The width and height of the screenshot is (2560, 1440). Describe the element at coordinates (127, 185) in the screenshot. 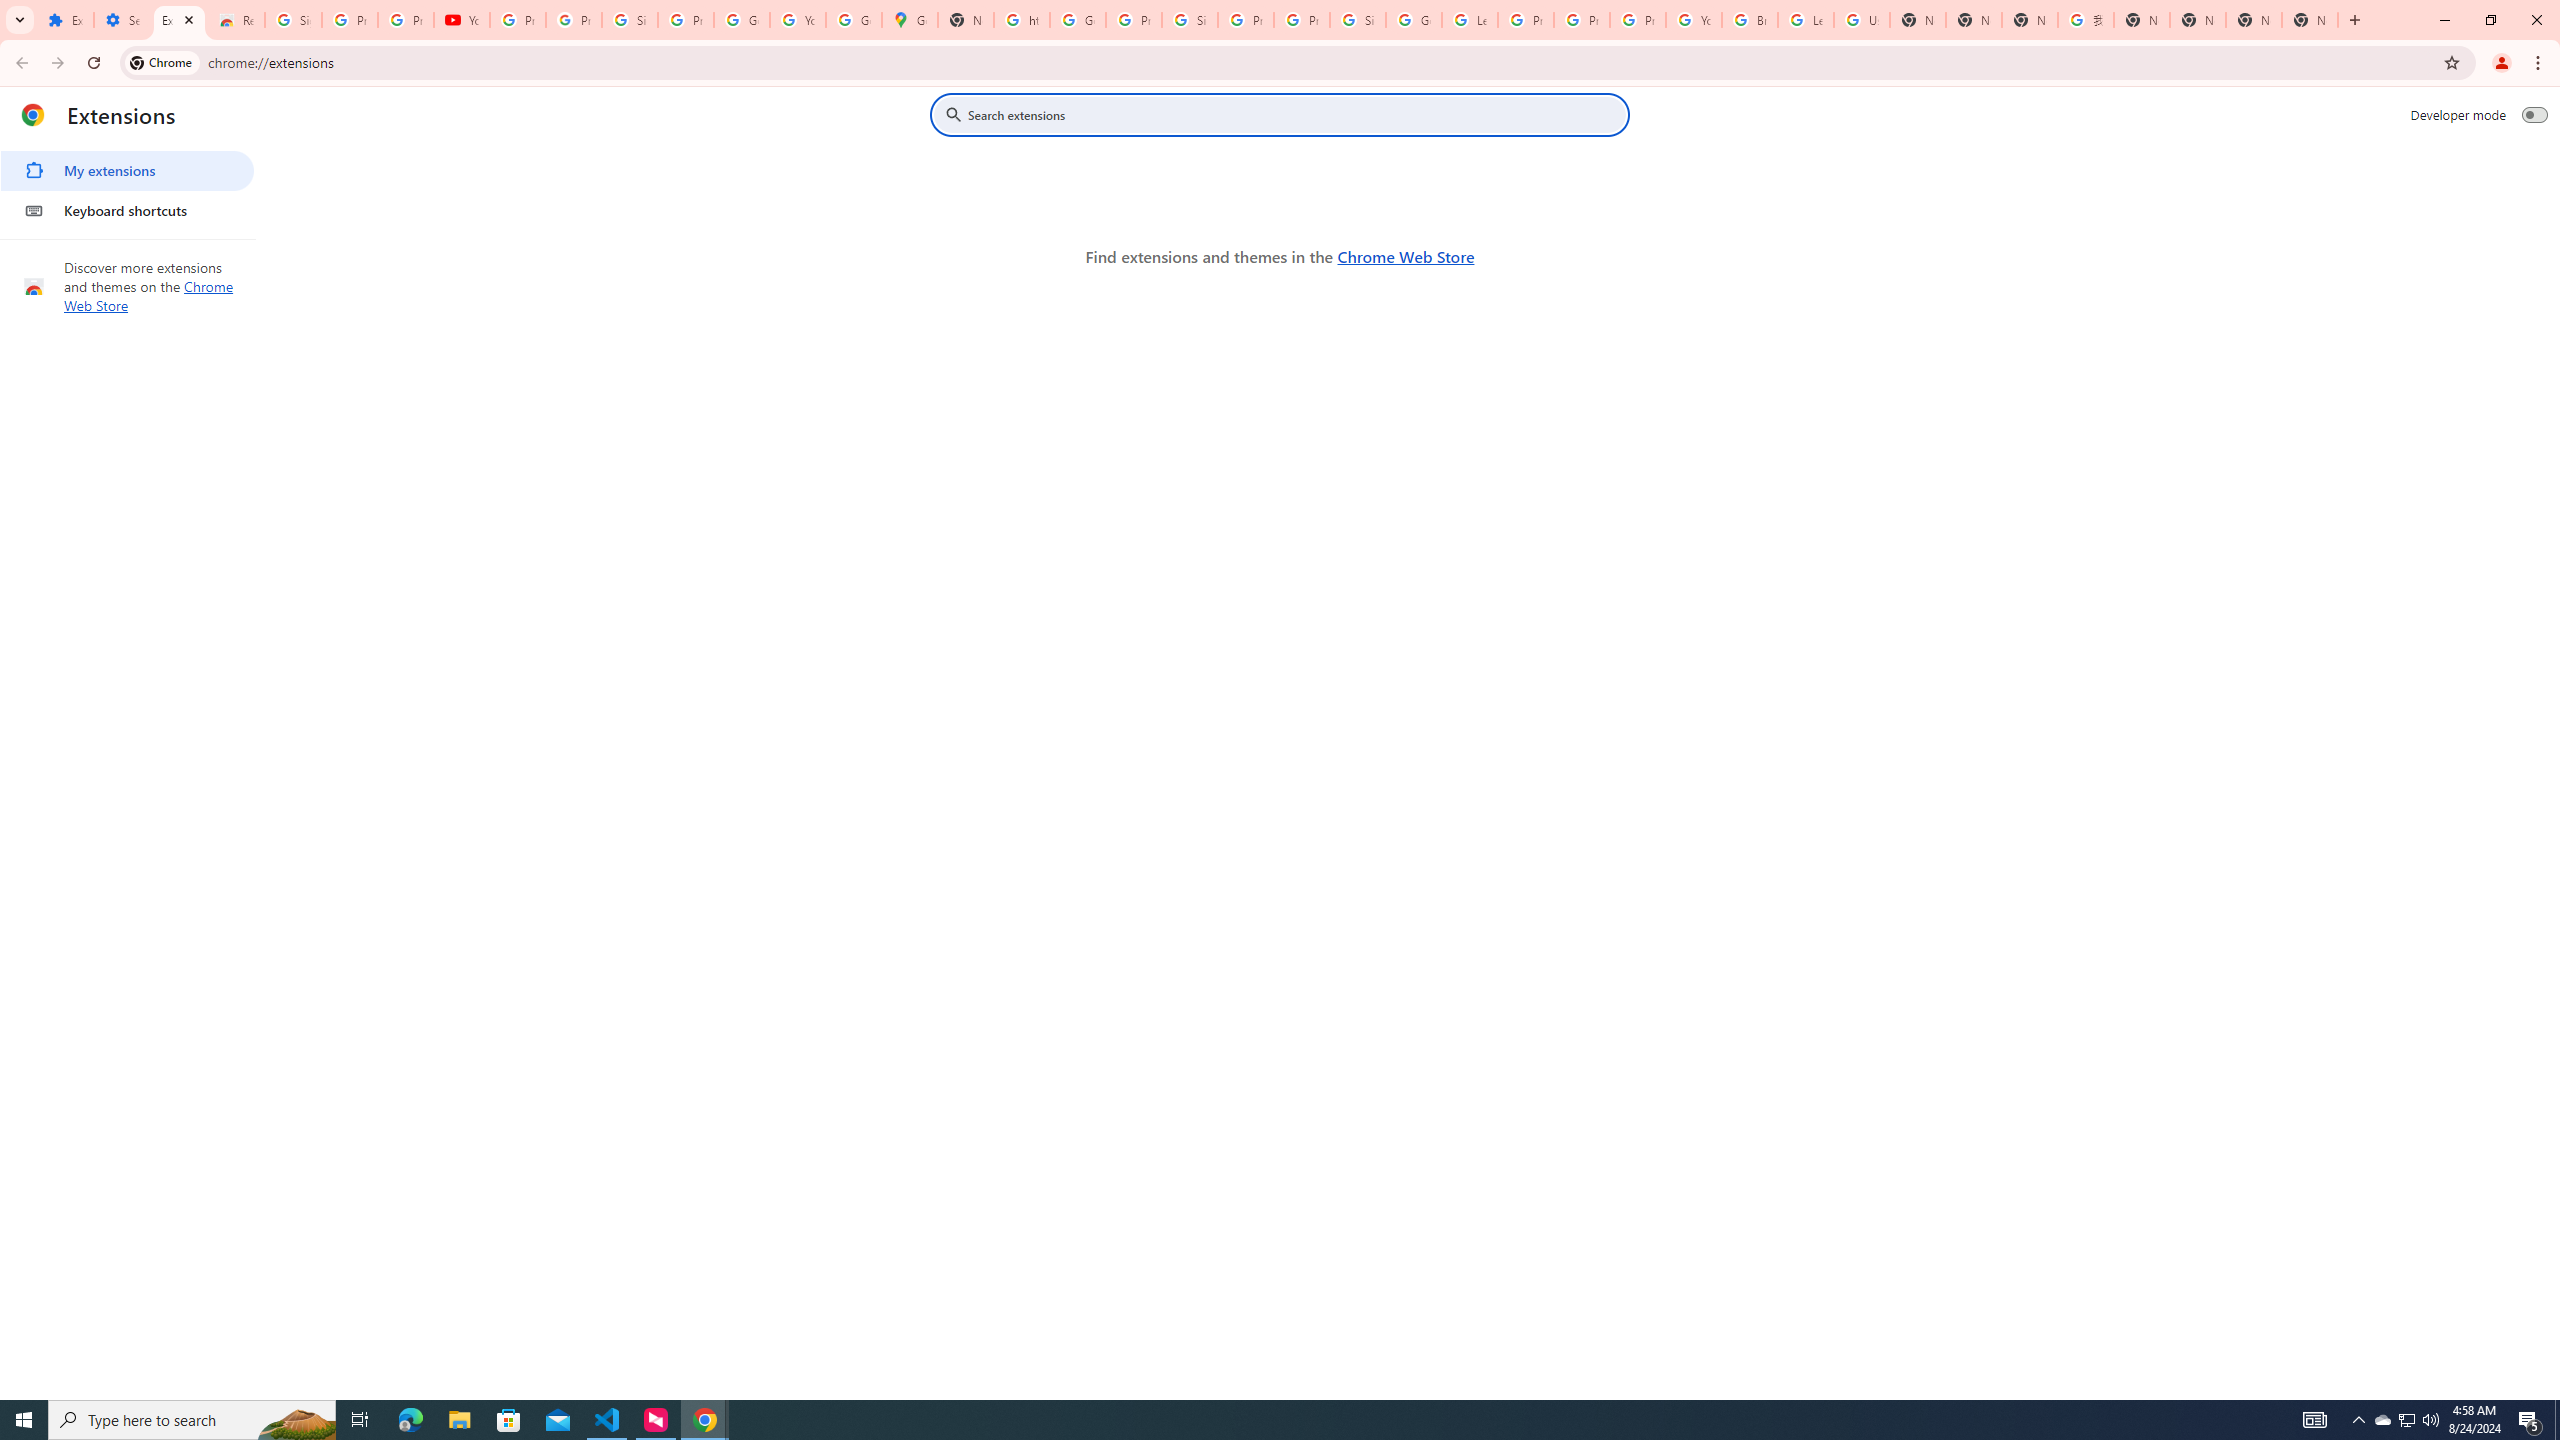

I see `'AutomationID: sectionMenu'` at that location.